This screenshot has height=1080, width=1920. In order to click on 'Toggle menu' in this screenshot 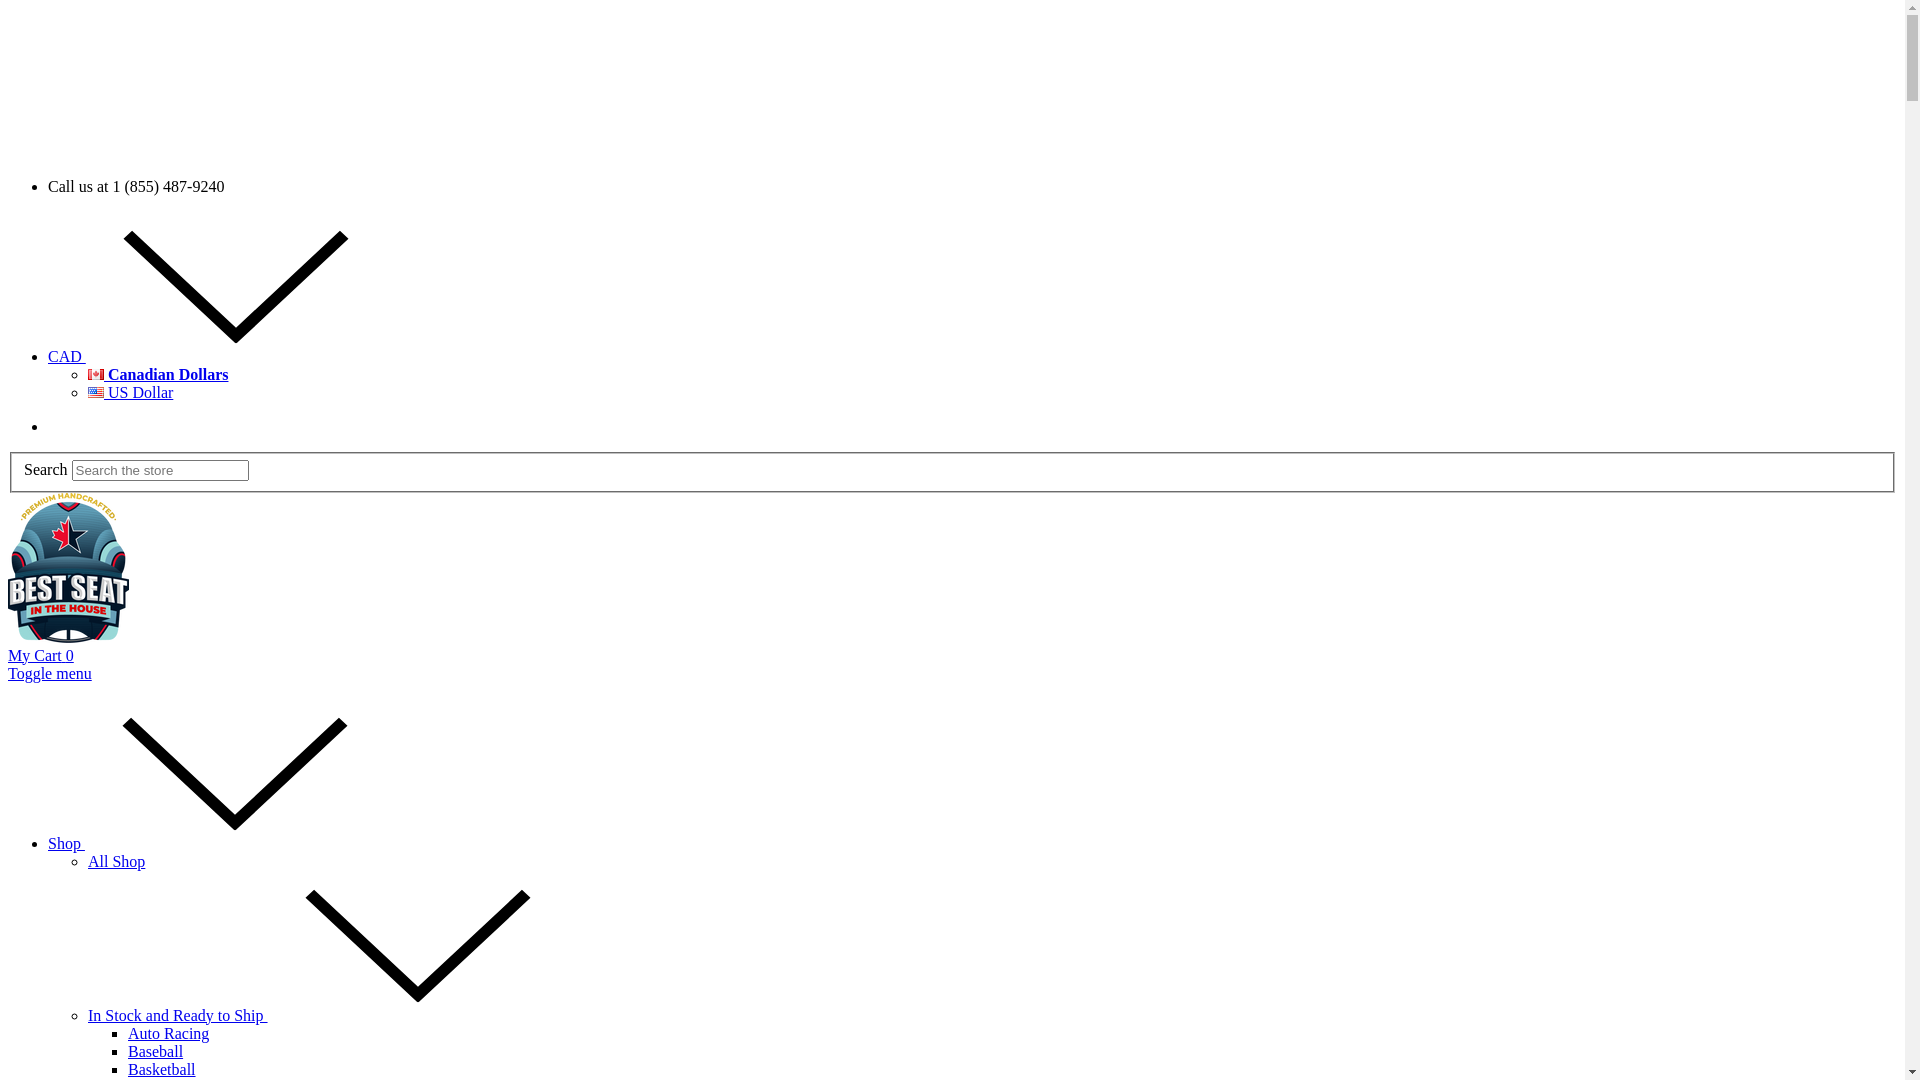, I will do `click(8, 673)`.